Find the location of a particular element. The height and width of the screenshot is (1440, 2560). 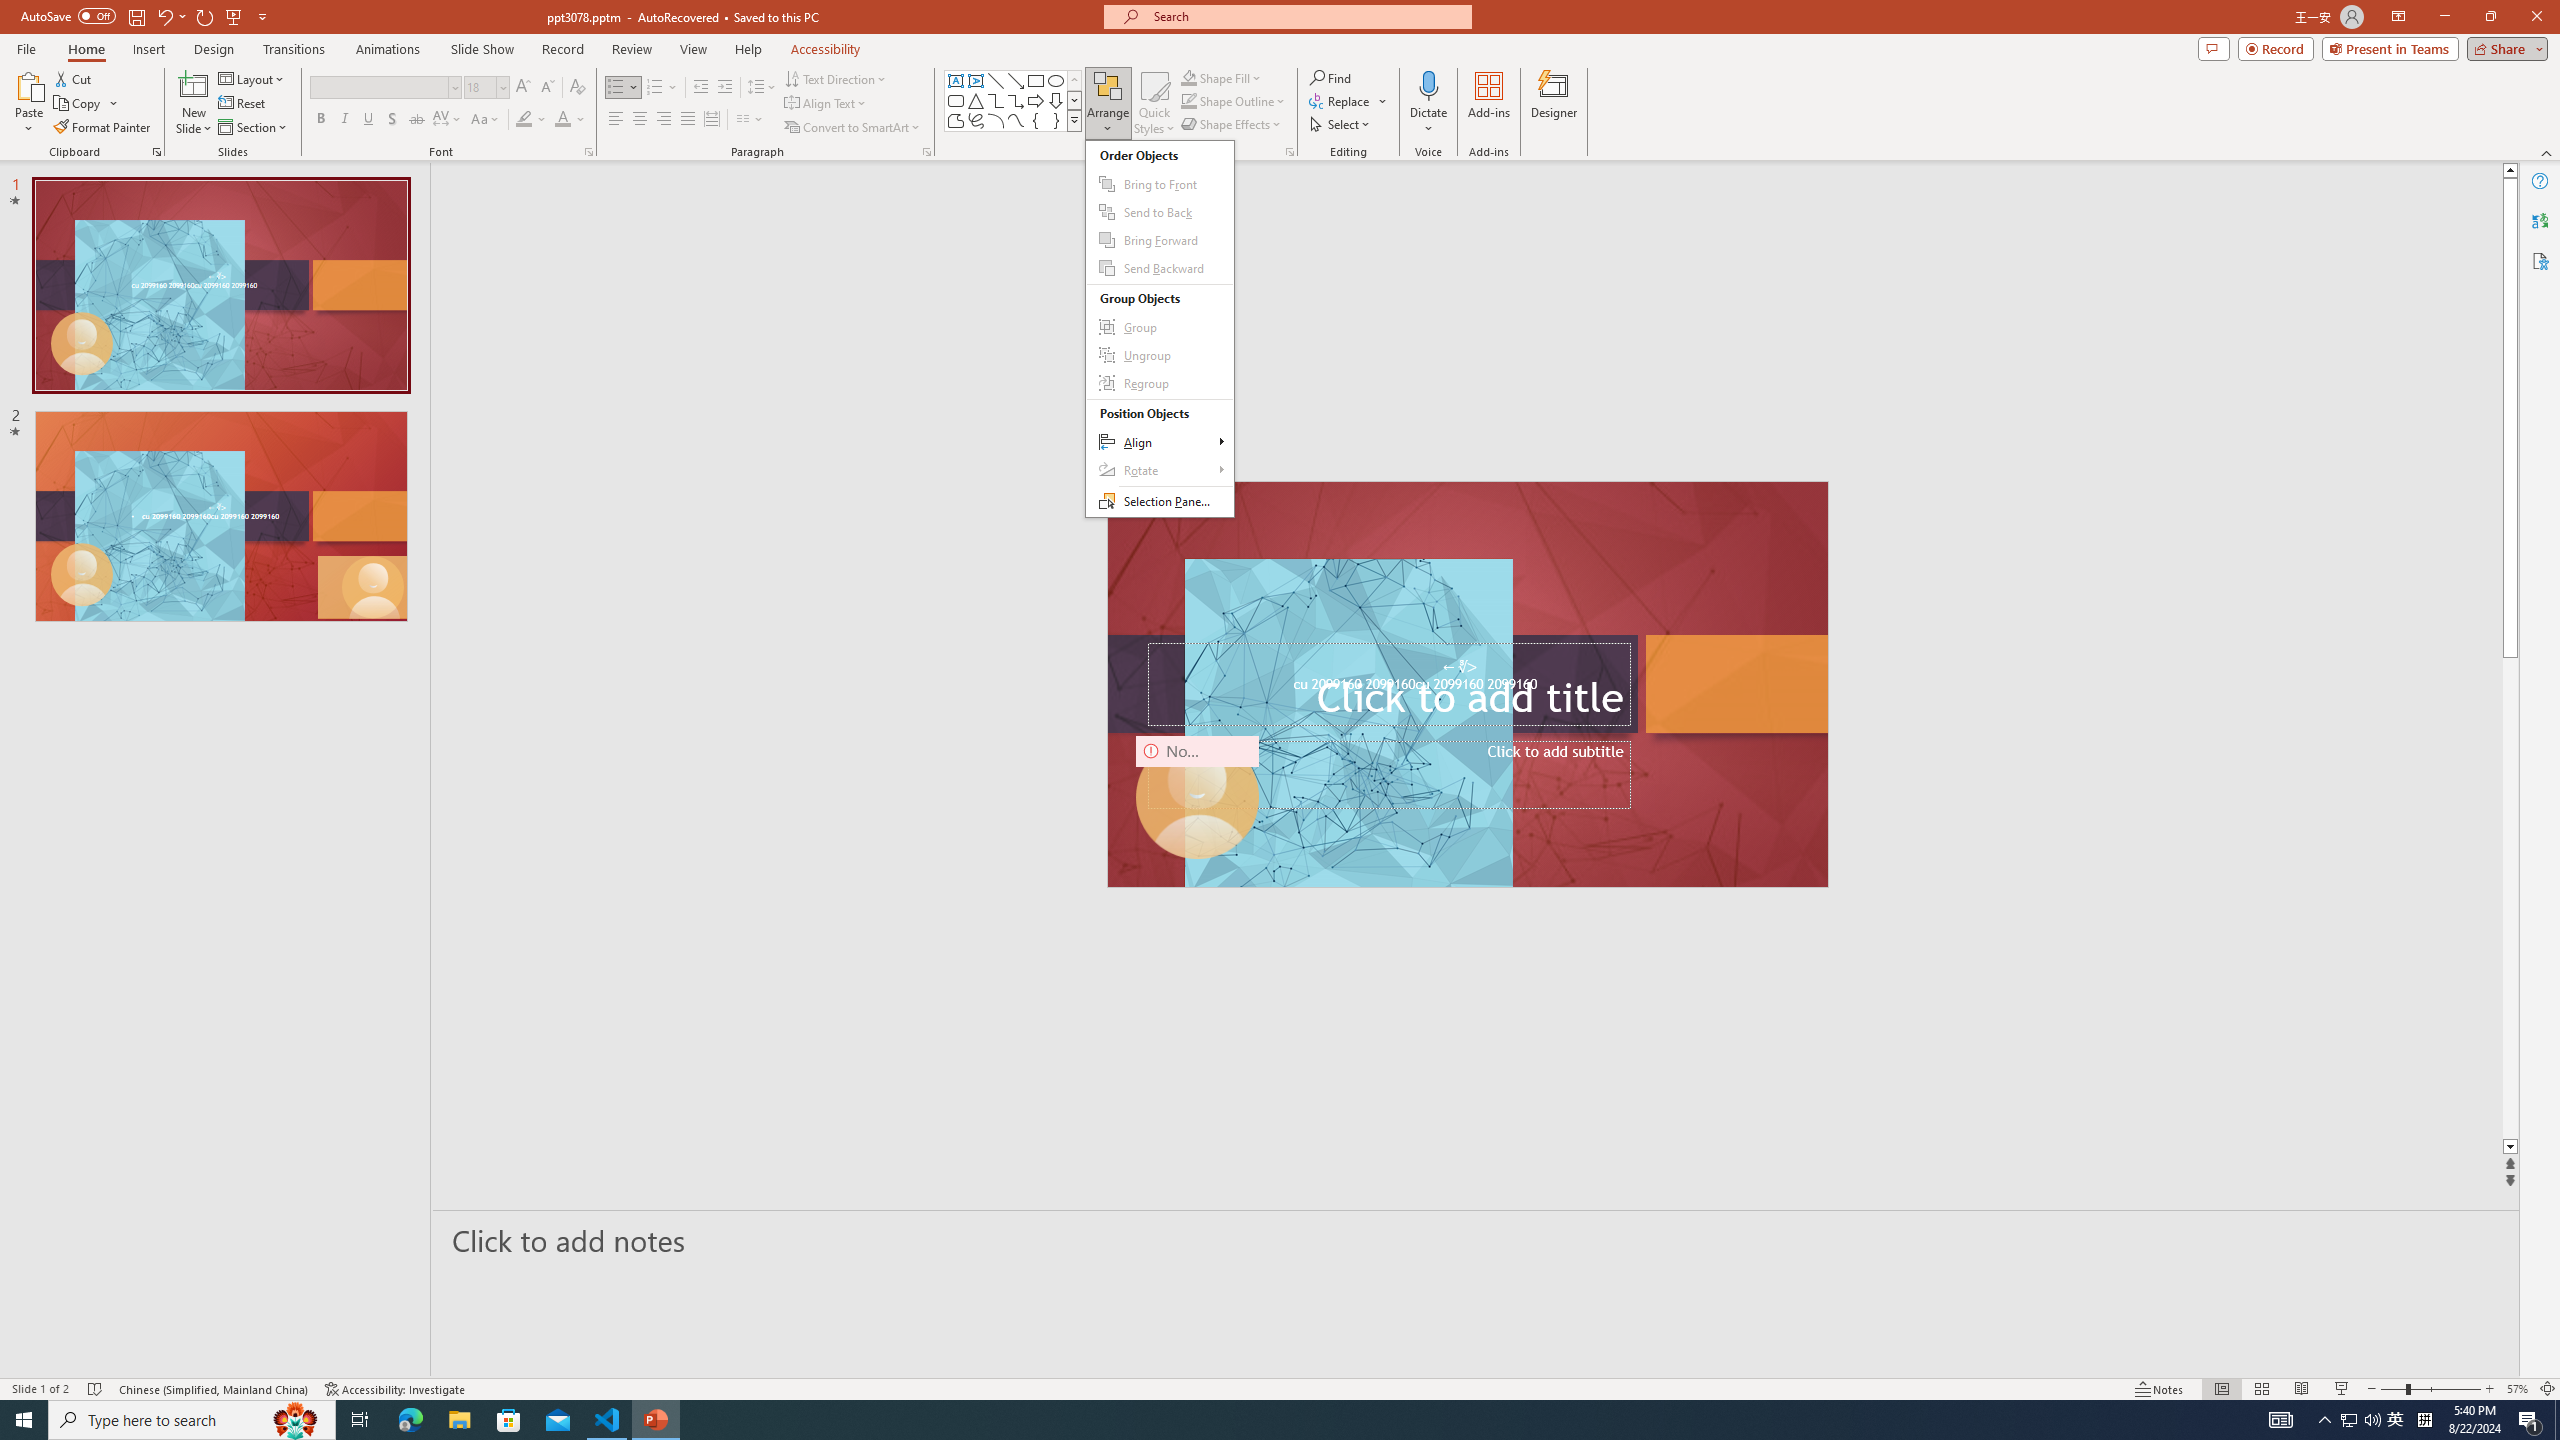

'Microsoft Edge' is located at coordinates (409, 1418).